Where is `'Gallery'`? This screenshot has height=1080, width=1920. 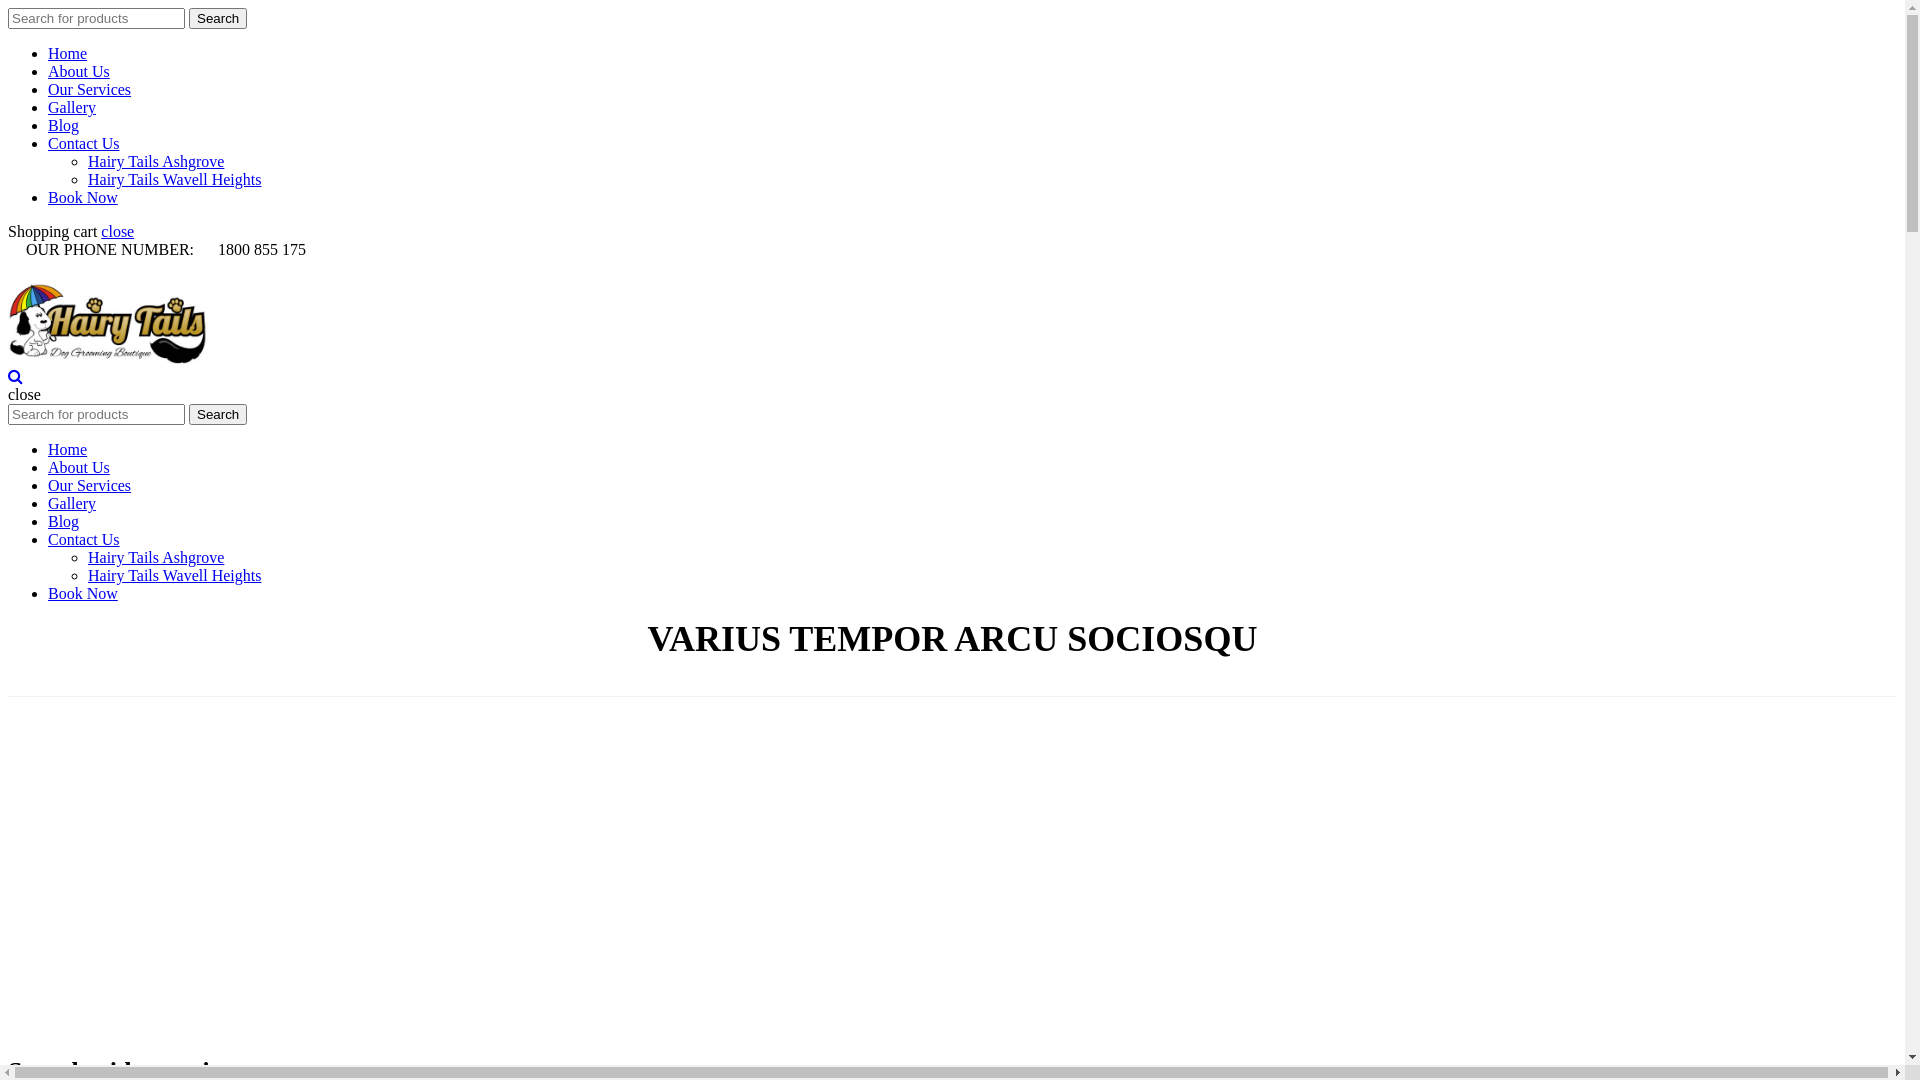 'Gallery' is located at coordinates (72, 502).